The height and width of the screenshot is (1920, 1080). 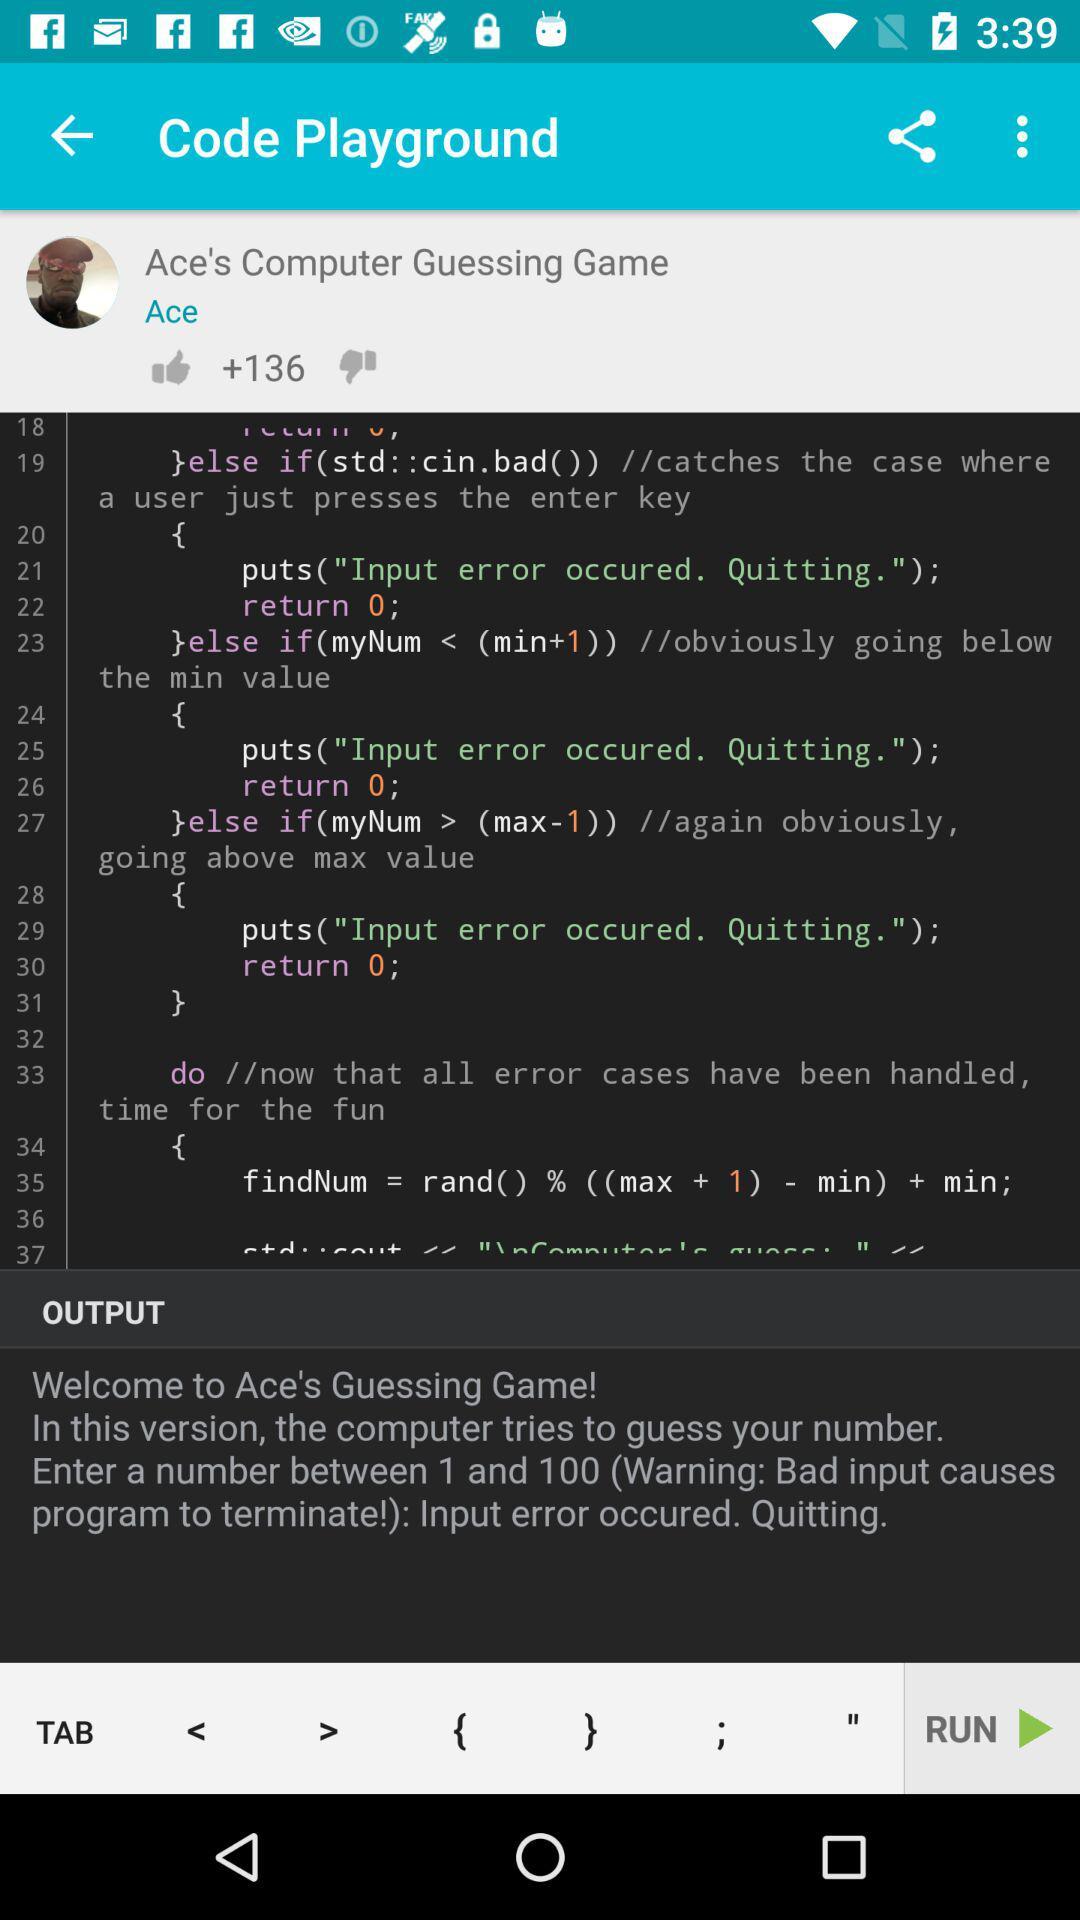 What do you see at coordinates (356, 366) in the screenshot?
I see `the thumbs_down icon` at bounding box center [356, 366].